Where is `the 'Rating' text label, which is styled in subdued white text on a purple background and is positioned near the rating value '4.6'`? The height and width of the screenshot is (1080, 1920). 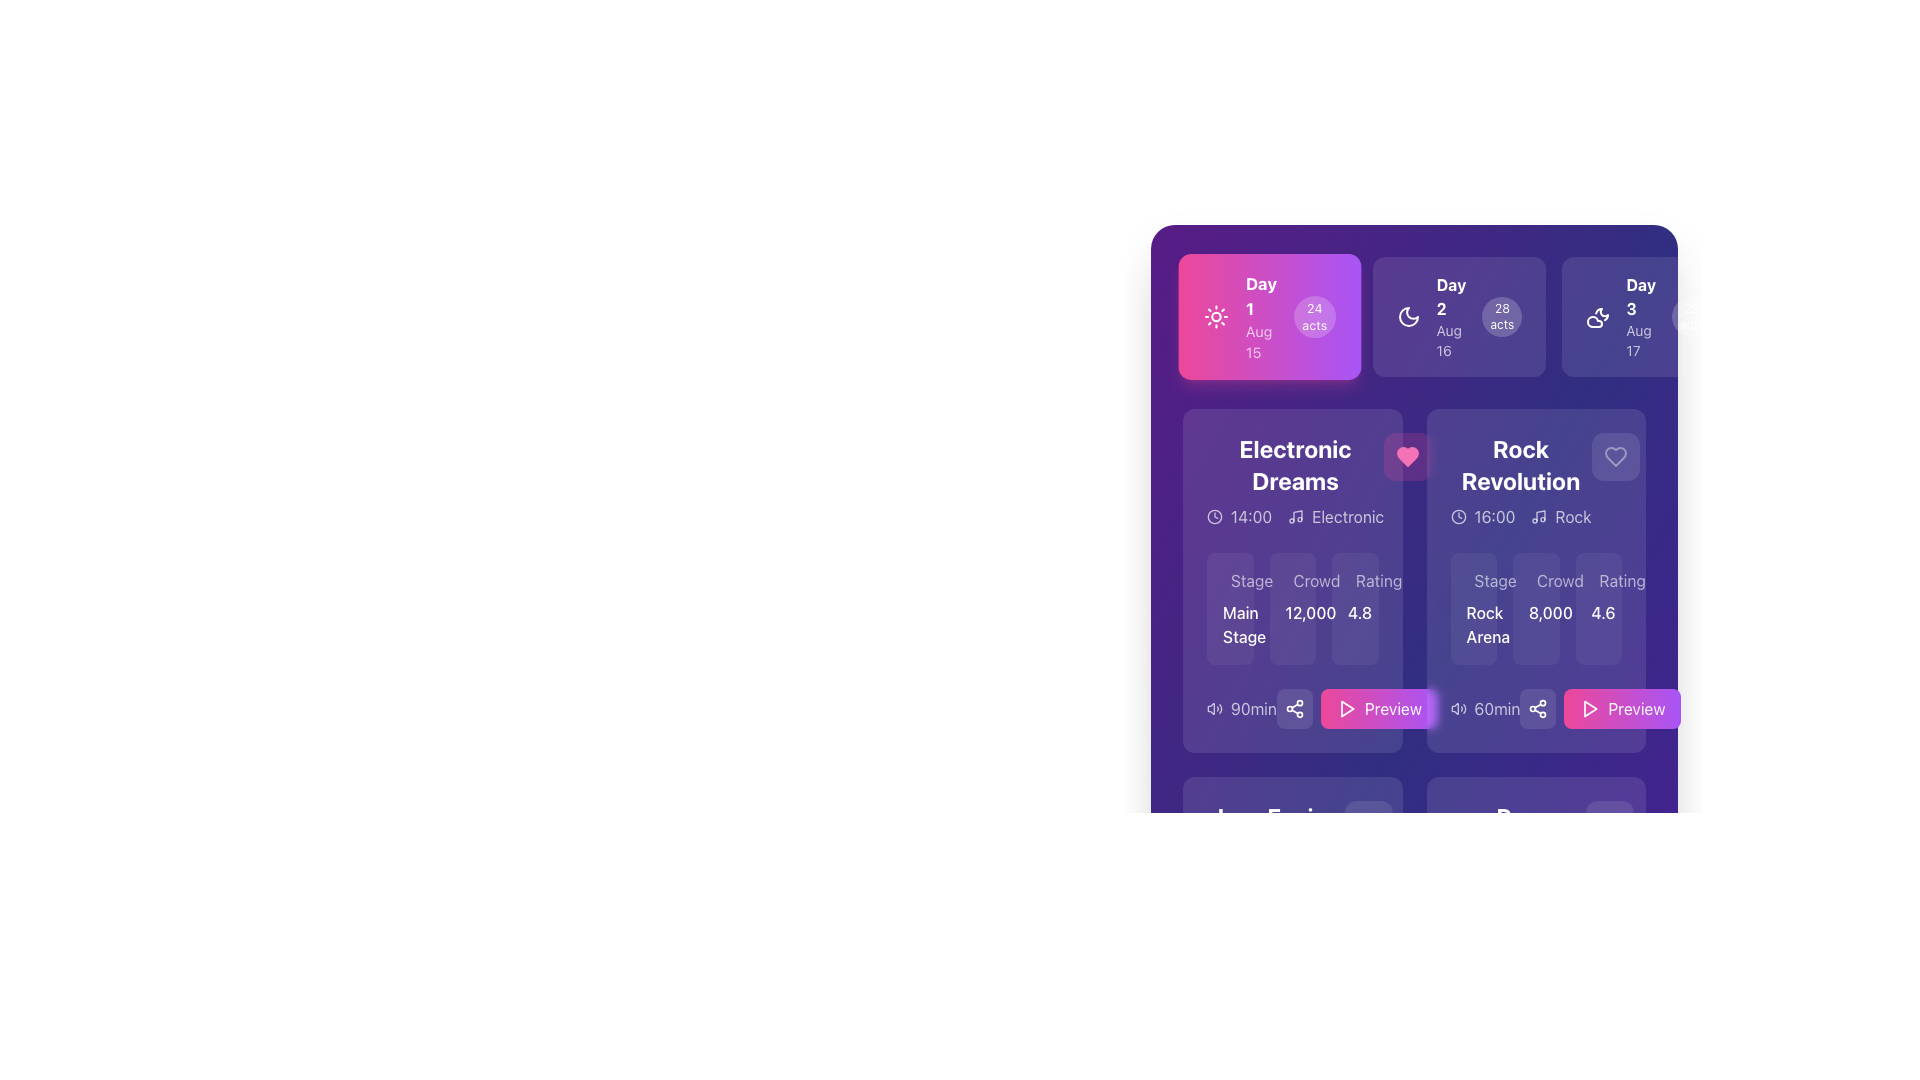
the 'Rating' text label, which is styled in subdued white text on a purple background and is positioned near the rating value '4.6' is located at coordinates (1597, 581).